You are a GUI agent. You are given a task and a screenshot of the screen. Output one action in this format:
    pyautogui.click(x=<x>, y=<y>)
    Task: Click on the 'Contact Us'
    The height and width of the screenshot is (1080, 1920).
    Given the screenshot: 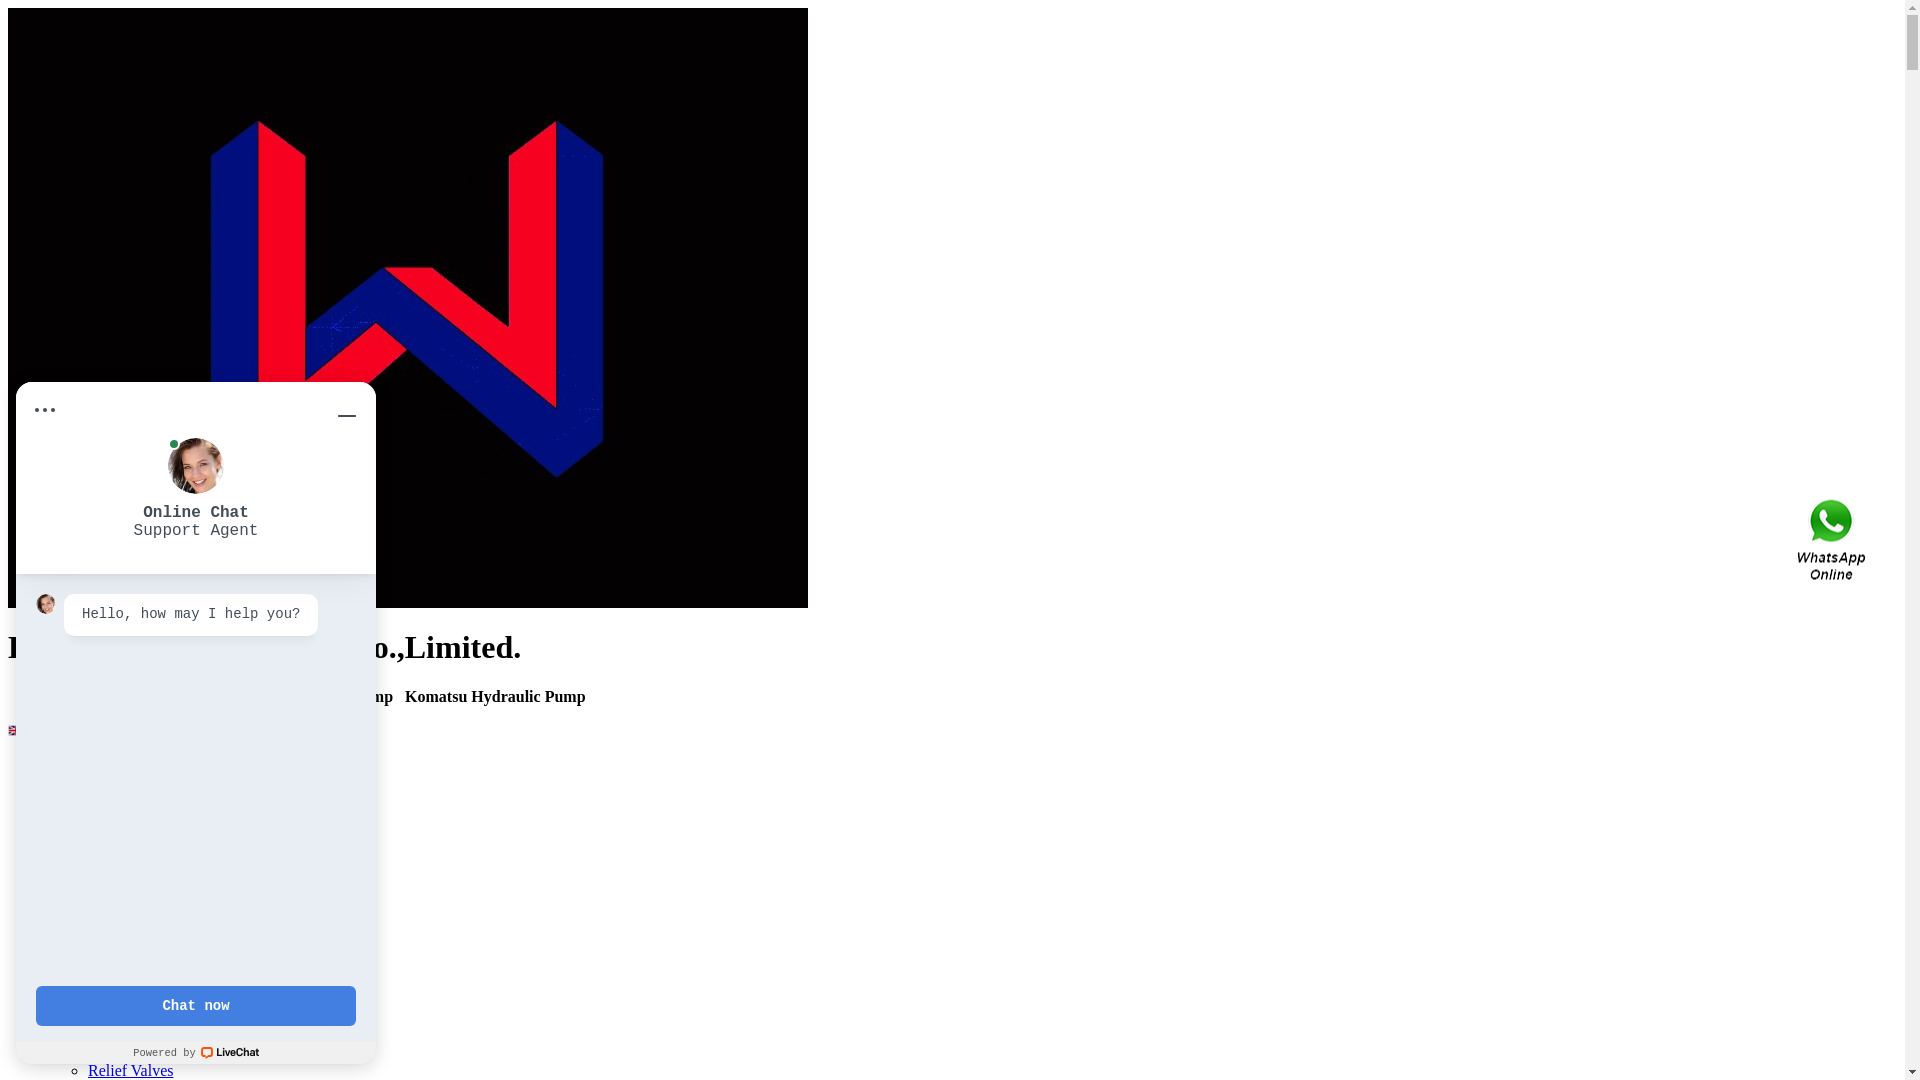 What is the action you would take?
    pyautogui.click(x=1833, y=540)
    